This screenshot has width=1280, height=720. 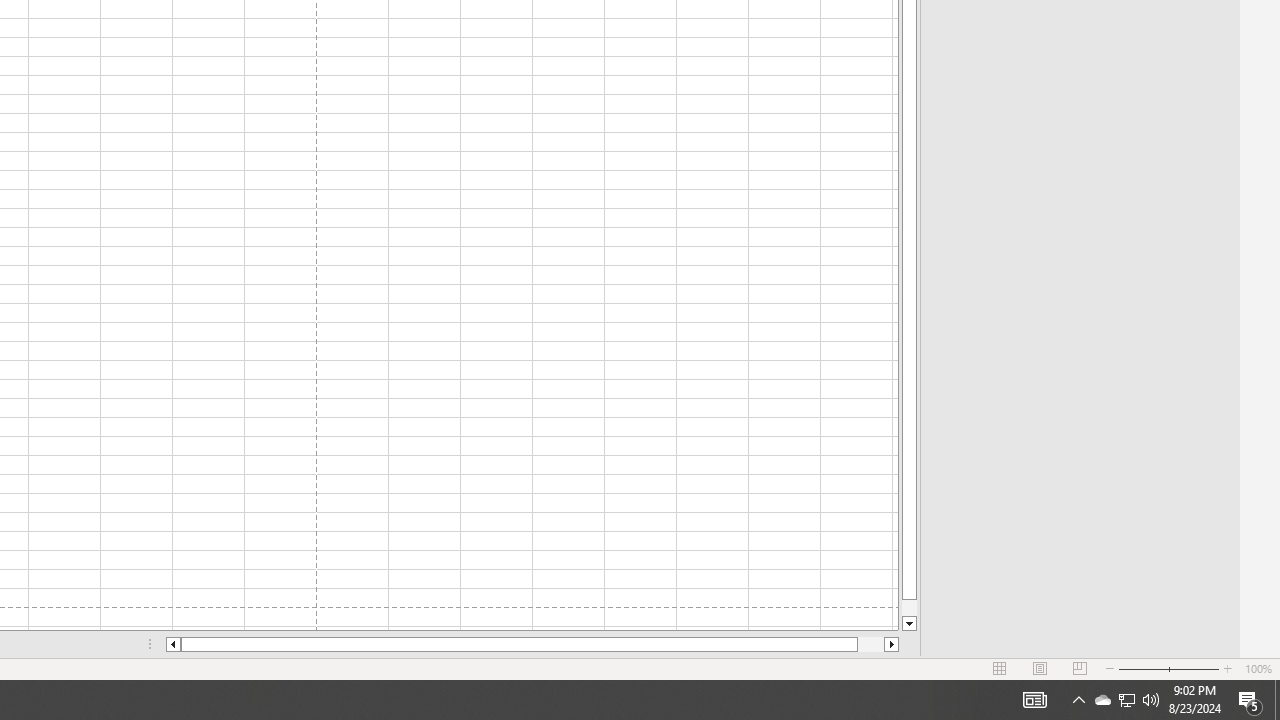 I want to click on 'Page right', so click(x=871, y=644).